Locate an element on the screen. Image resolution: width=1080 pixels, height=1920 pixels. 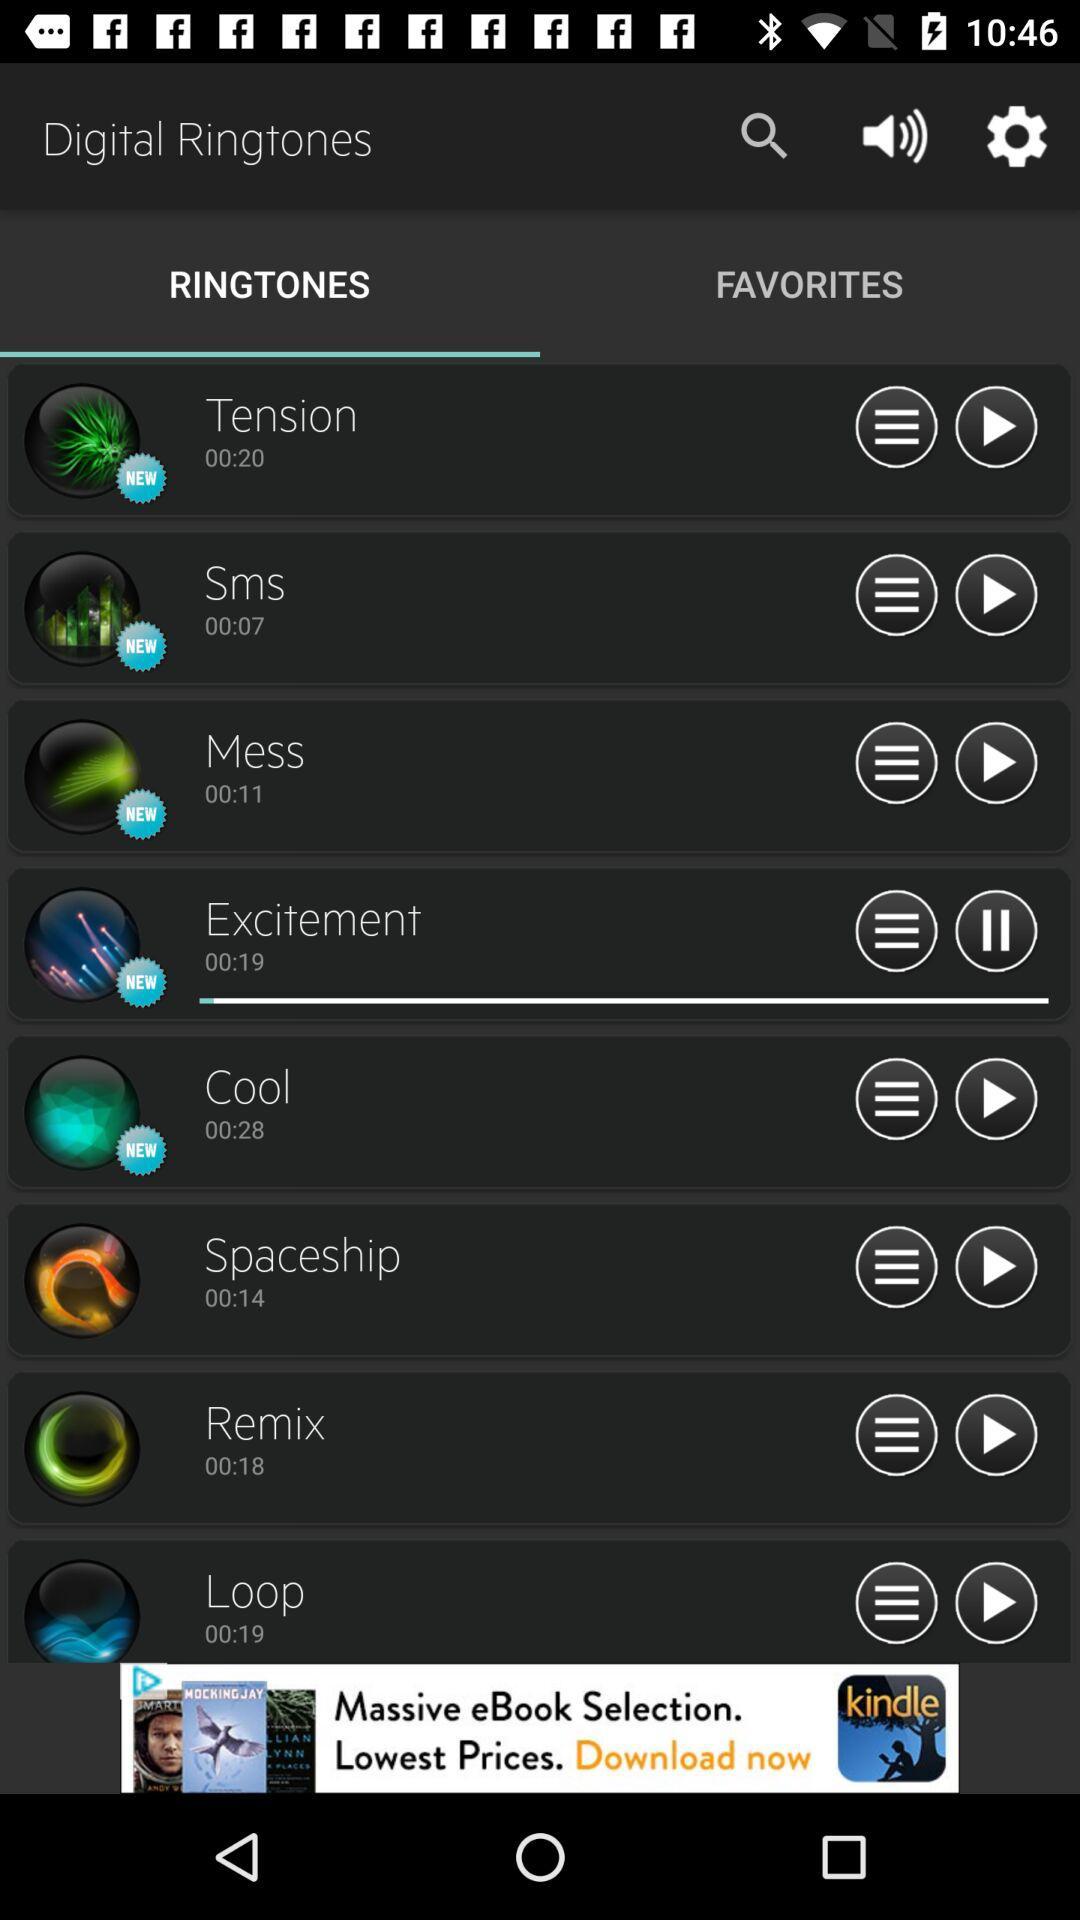
menu icon is located at coordinates (895, 931).